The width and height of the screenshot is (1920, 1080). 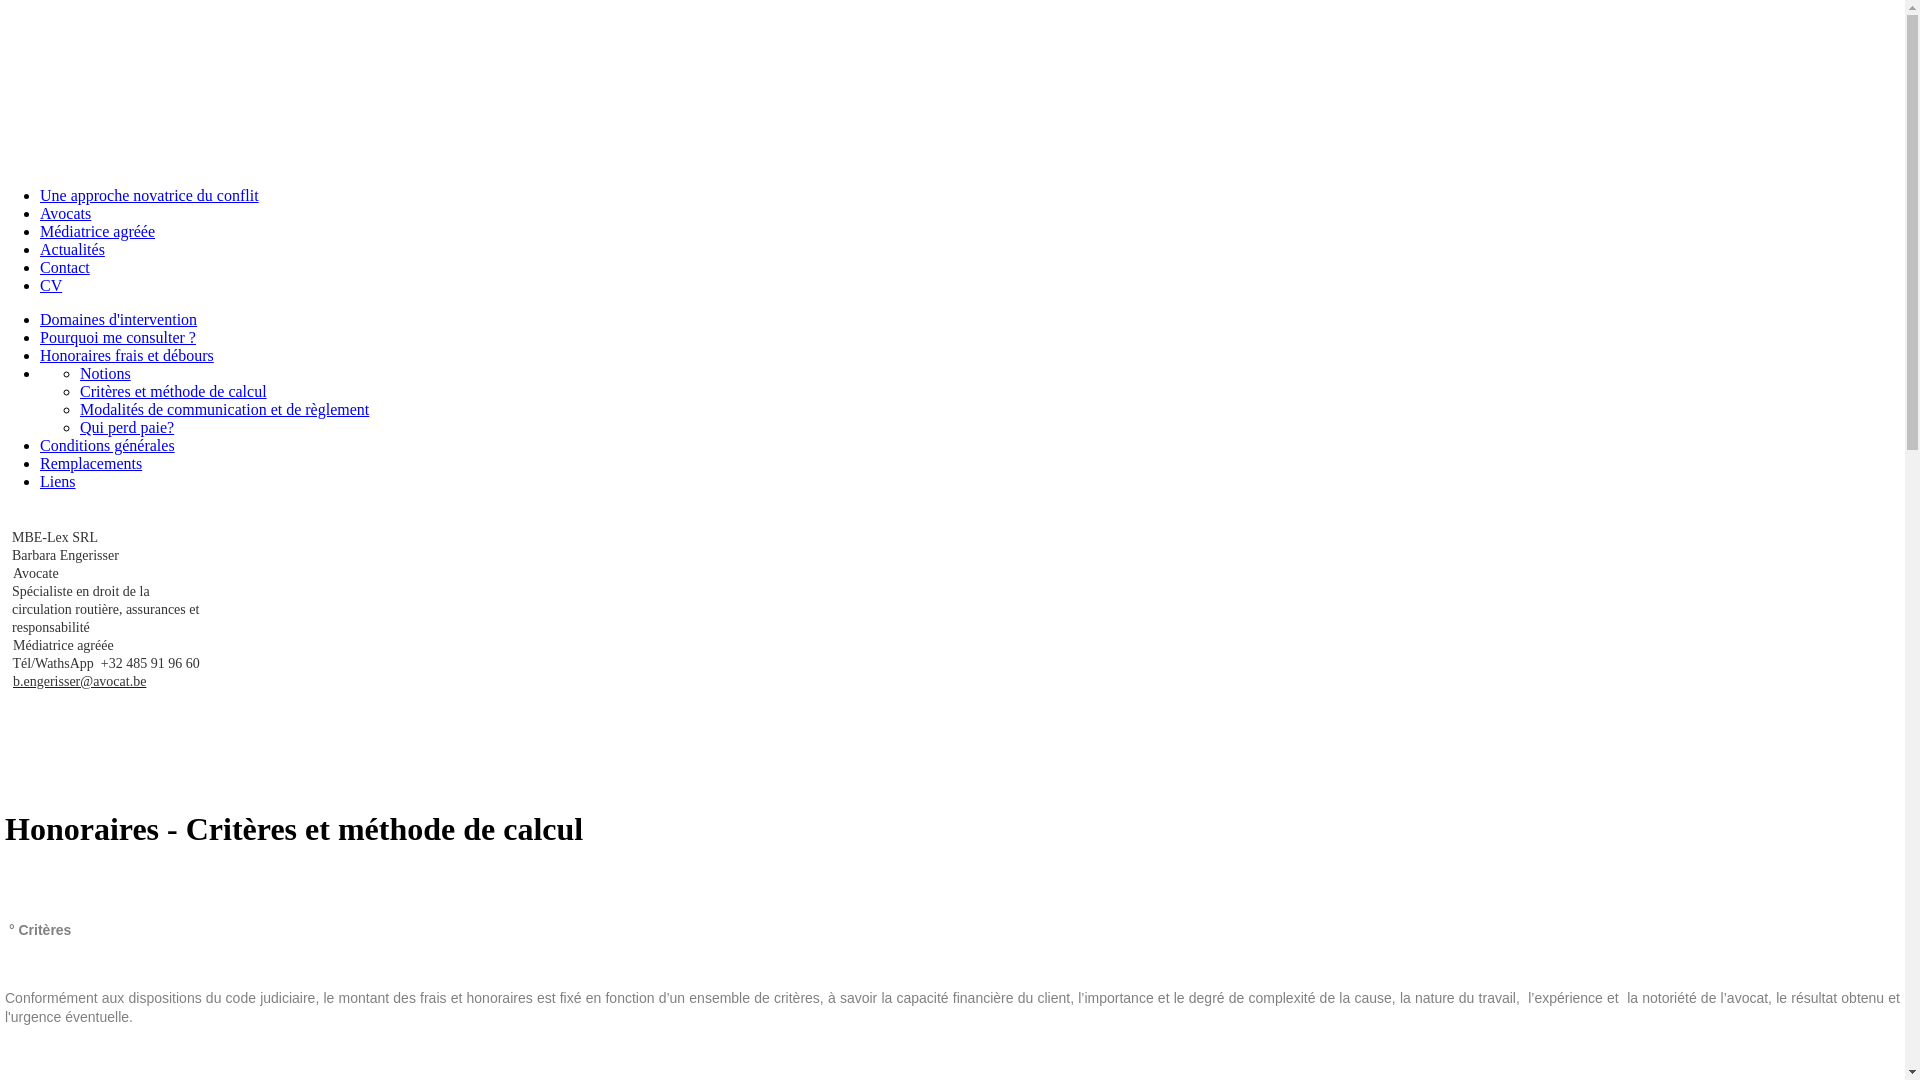 What do you see at coordinates (117, 318) in the screenshot?
I see `'Domaines d'intervention'` at bounding box center [117, 318].